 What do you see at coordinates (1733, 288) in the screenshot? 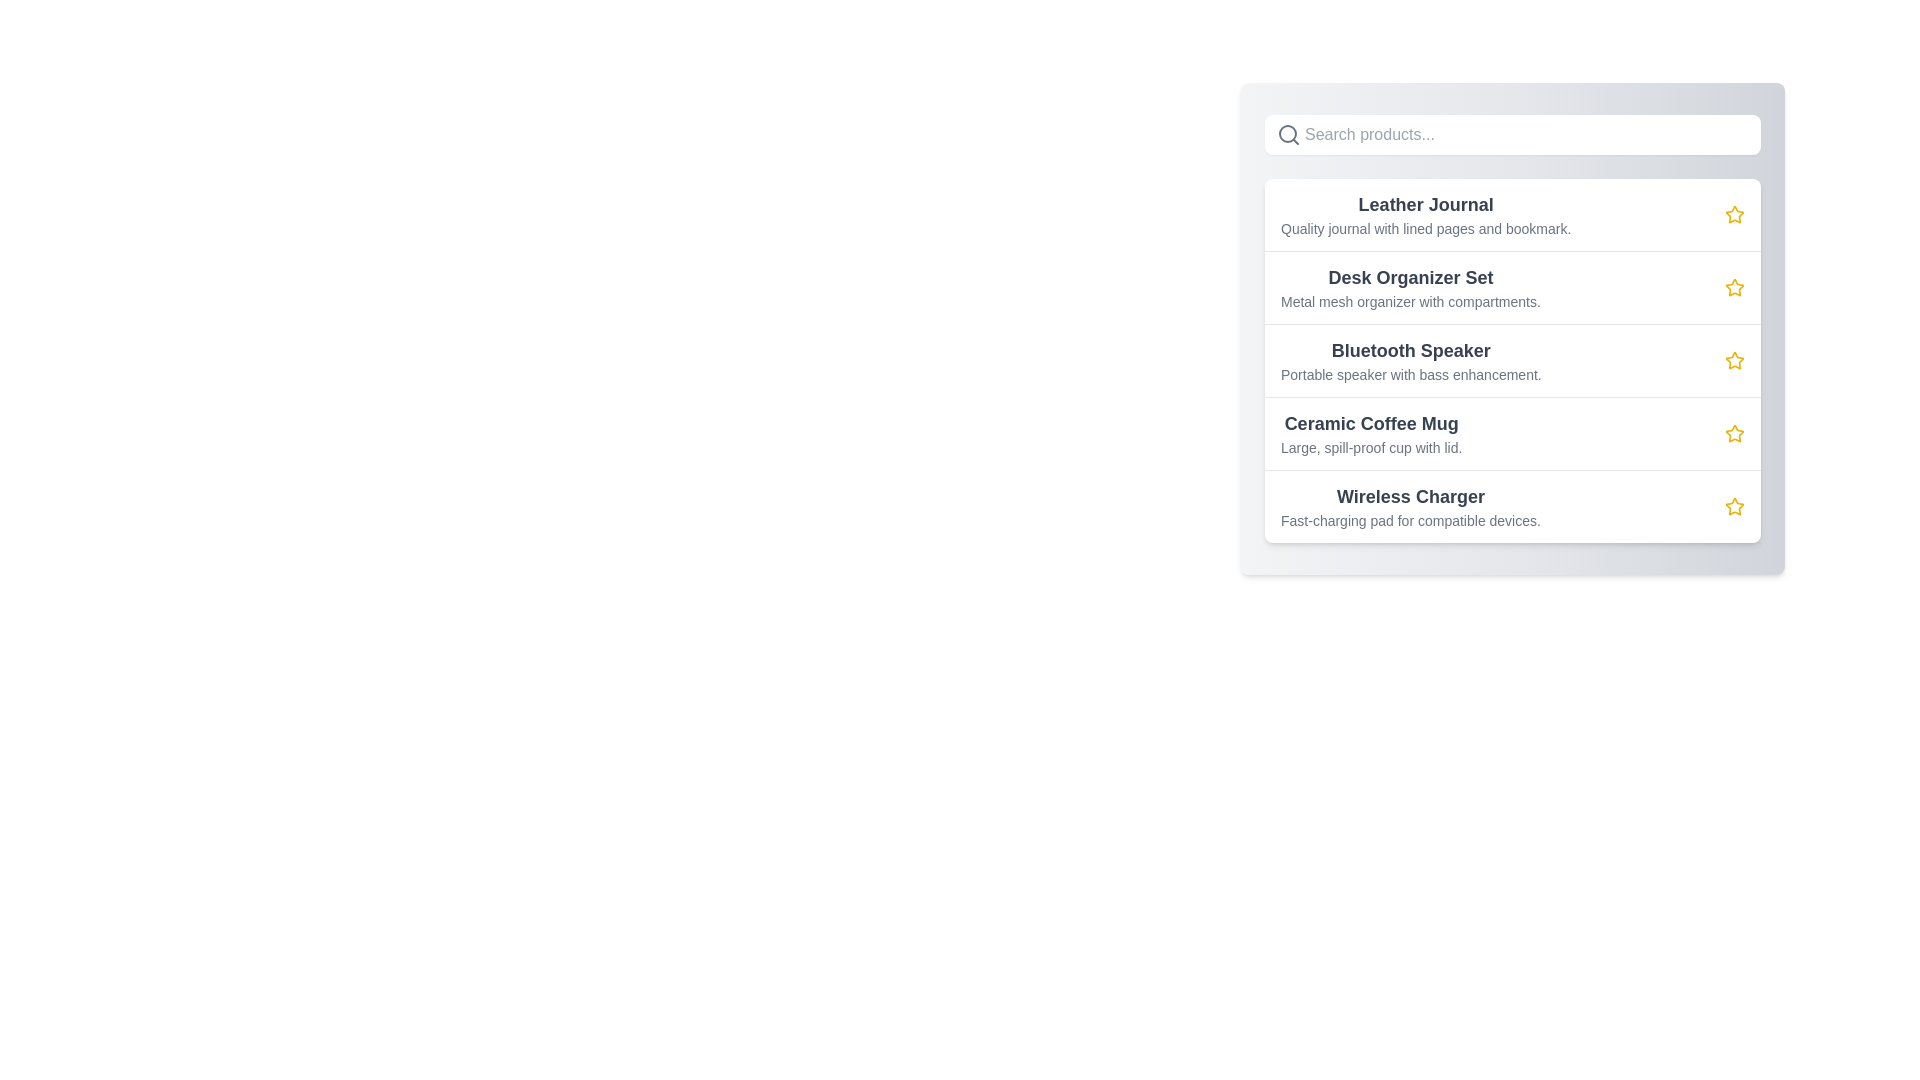
I see `the yellow star icon located to the far right of the row containing the title 'Desk Organizer Set' and description 'Metal mesh organizer with compartments.'` at bounding box center [1733, 288].